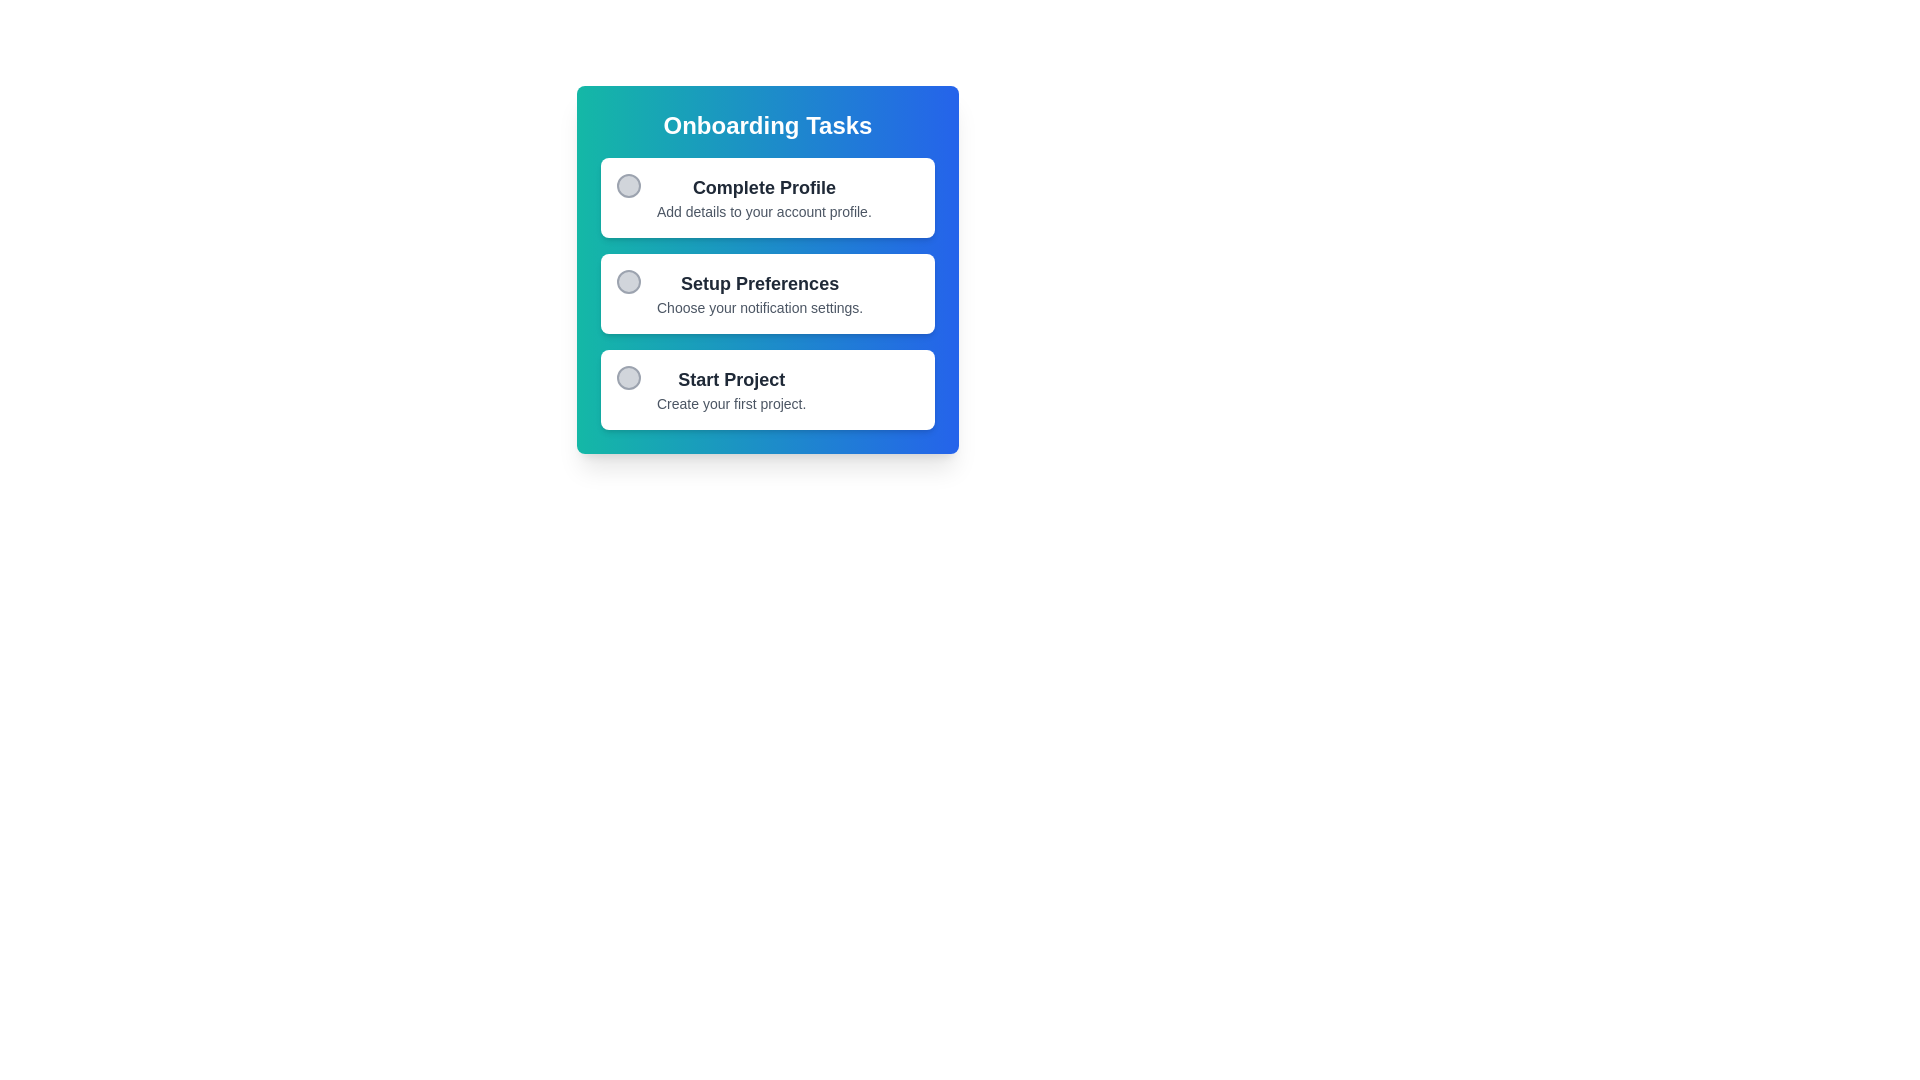  Describe the element at coordinates (763, 188) in the screenshot. I see `the first task item title in the vertically stacked list on the onboarding card, which is positioned above 'Setup Preferences'` at that location.